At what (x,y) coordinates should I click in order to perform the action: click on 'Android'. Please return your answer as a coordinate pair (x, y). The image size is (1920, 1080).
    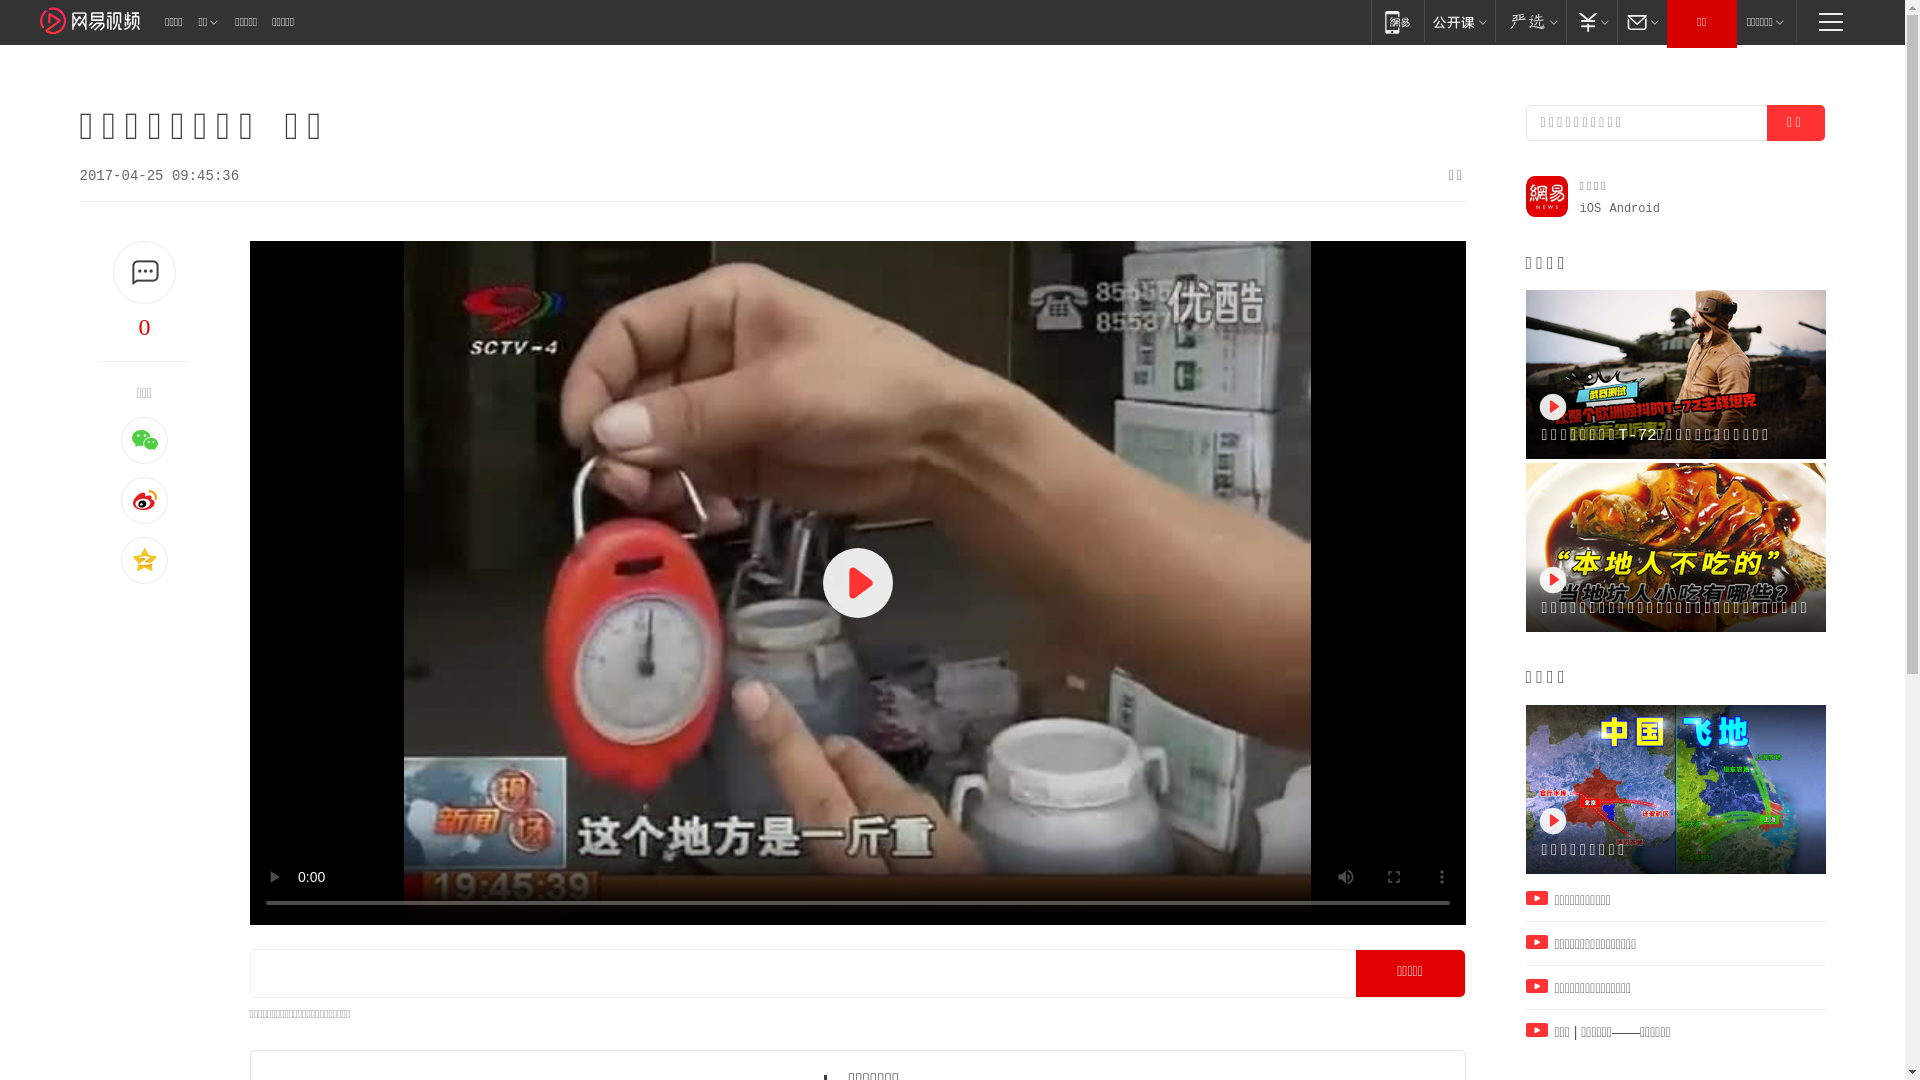
    Looking at the image, I should click on (1609, 208).